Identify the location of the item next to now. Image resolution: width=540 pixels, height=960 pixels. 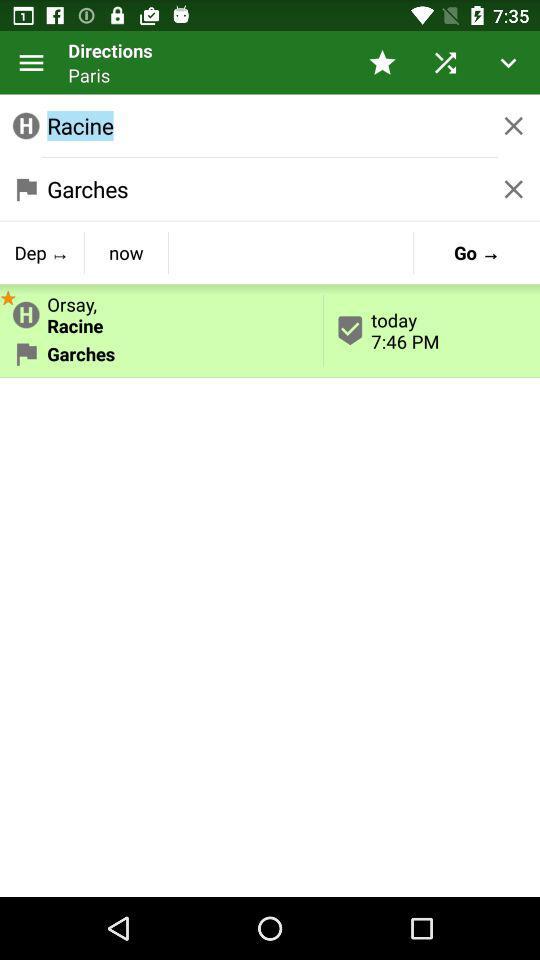
(42, 251).